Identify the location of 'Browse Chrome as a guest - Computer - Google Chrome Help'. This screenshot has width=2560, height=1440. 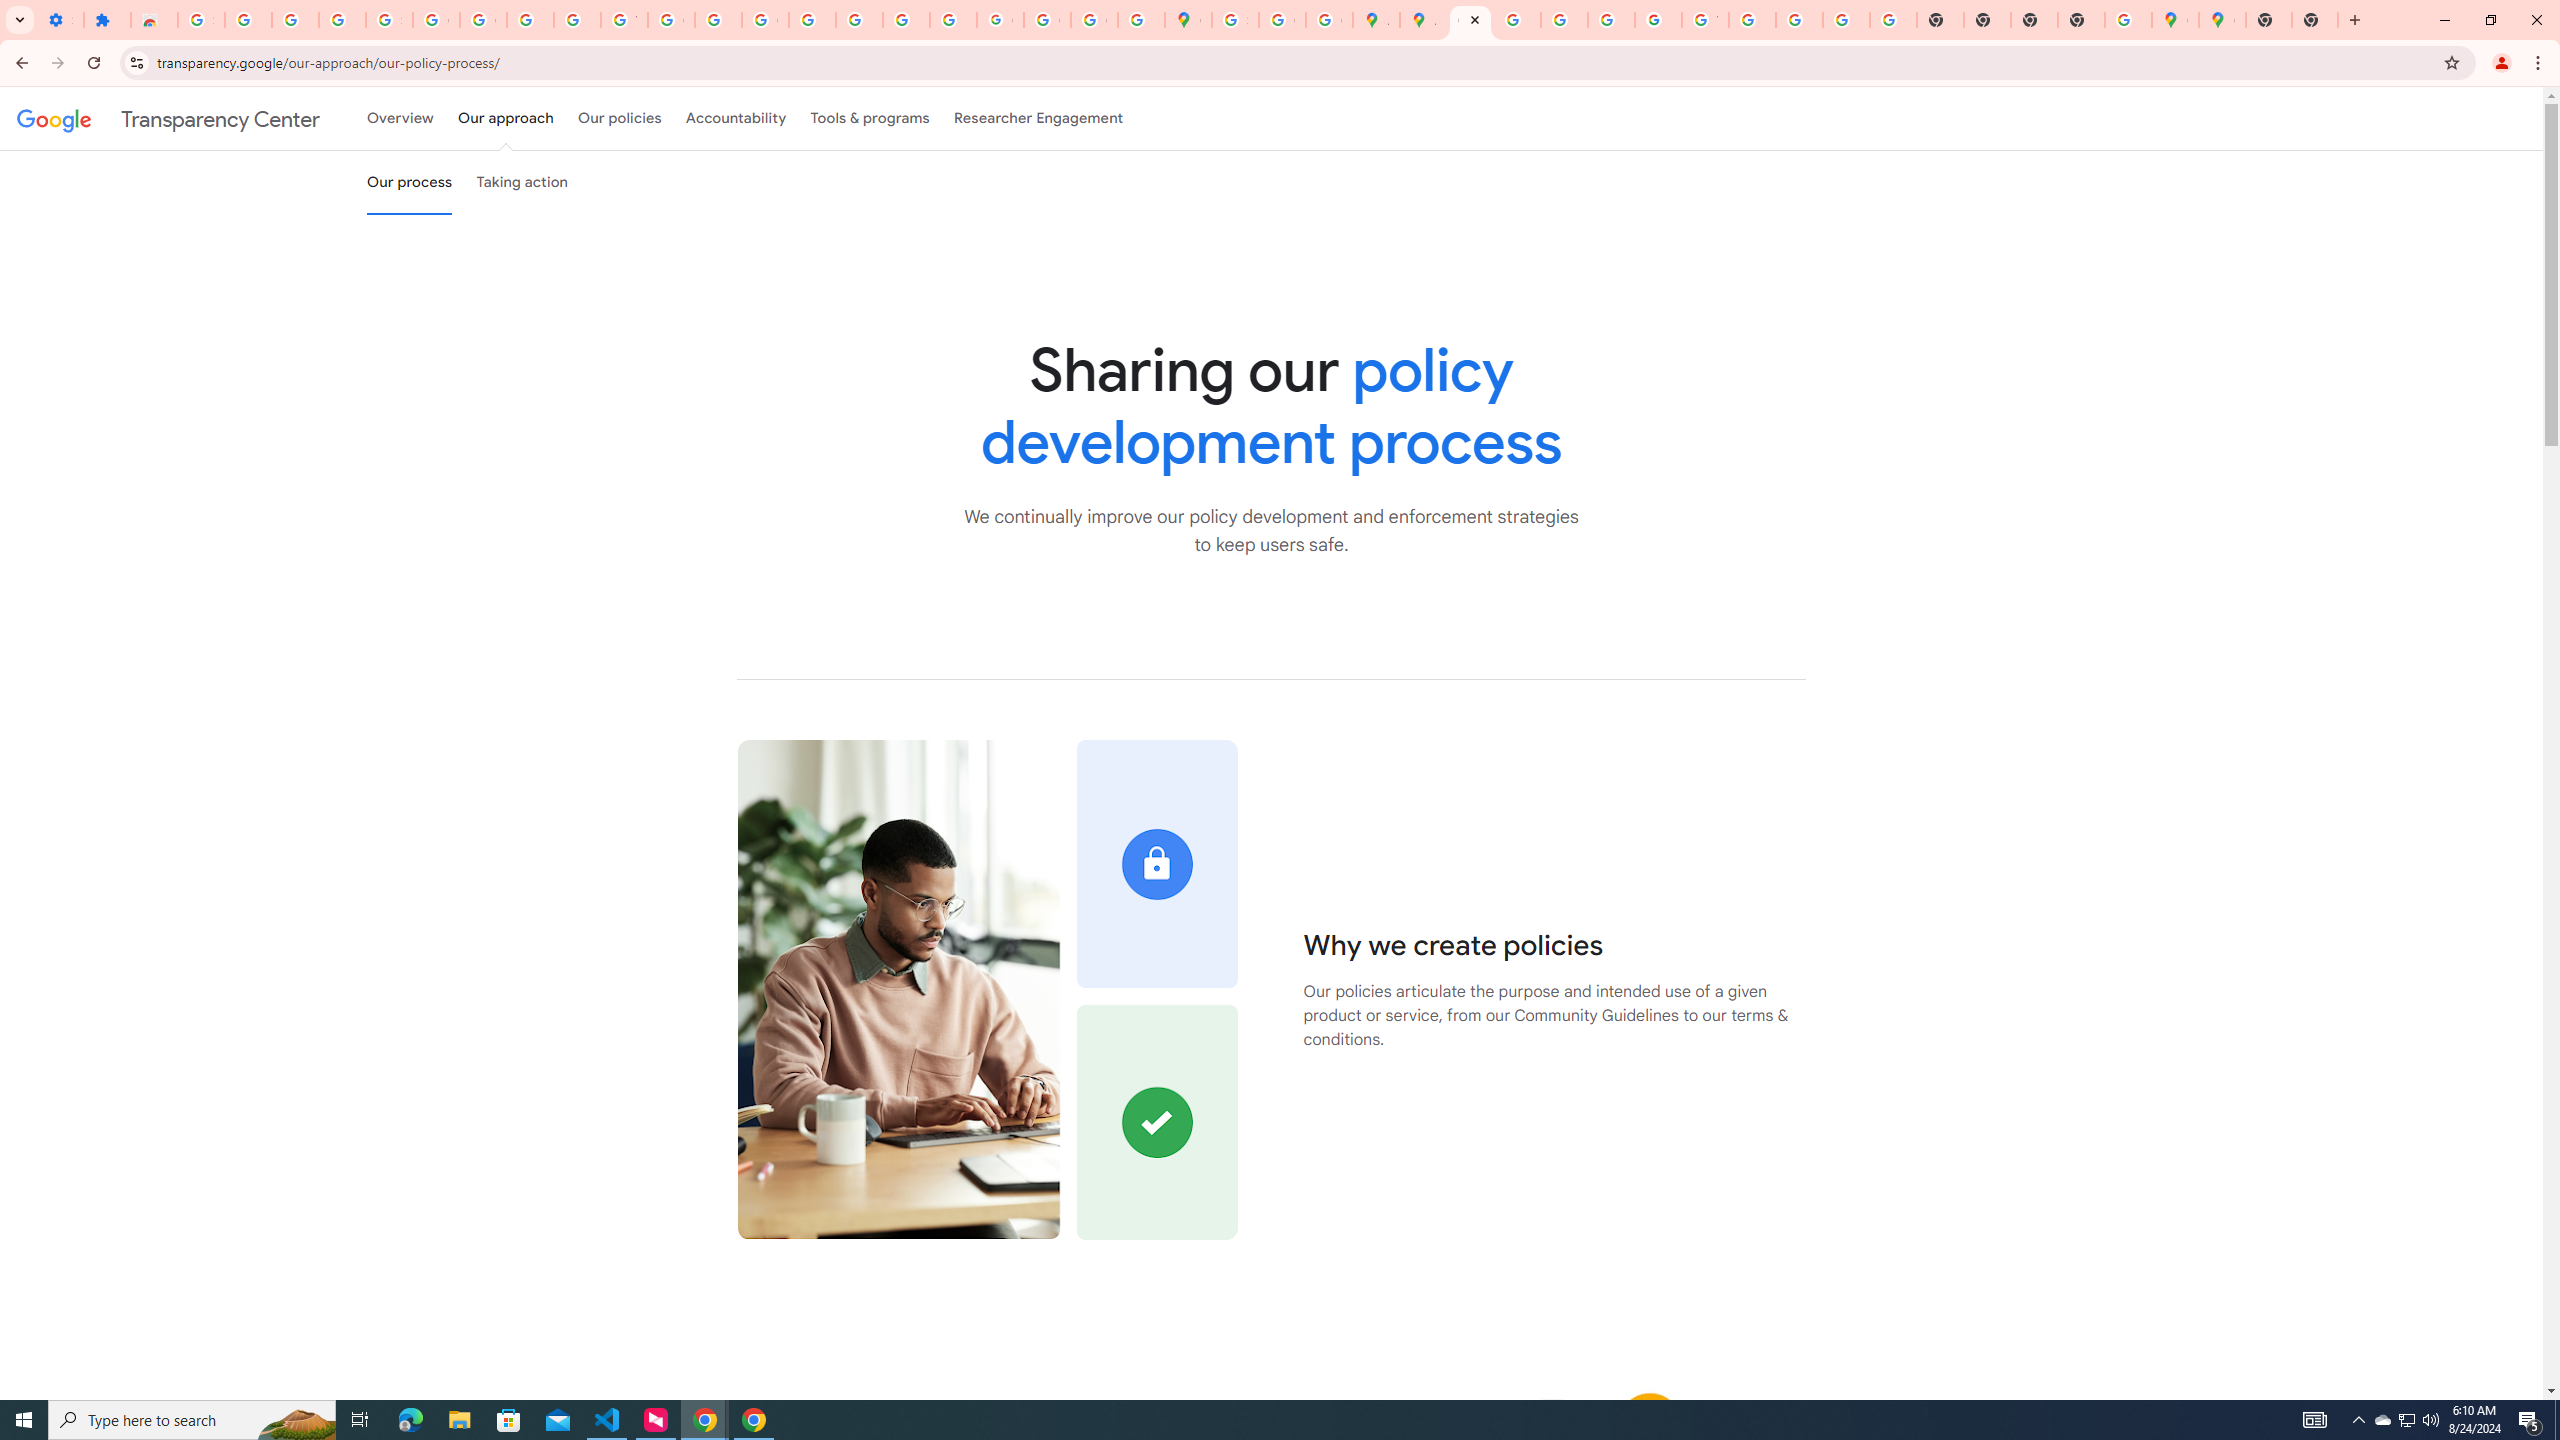
(1752, 19).